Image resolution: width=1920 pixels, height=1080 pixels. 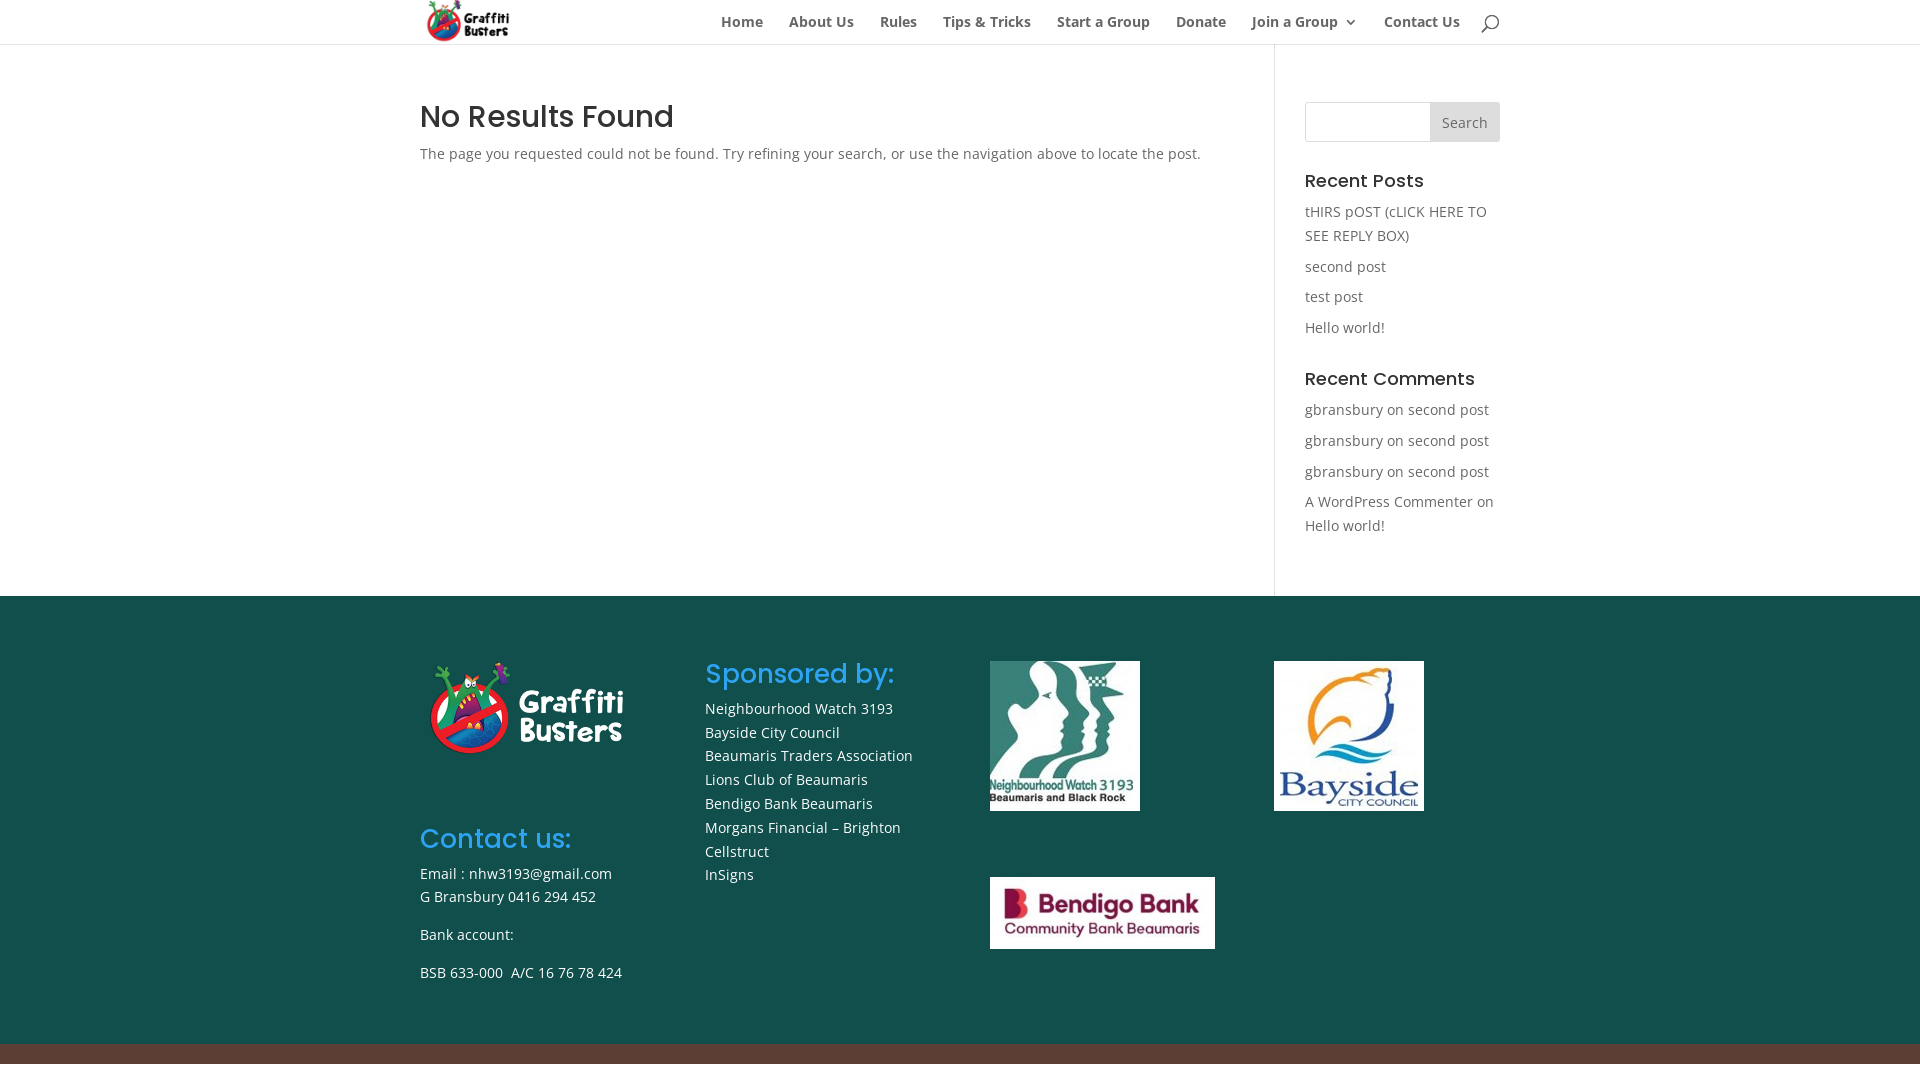 What do you see at coordinates (821, 29) in the screenshot?
I see `'About Us'` at bounding box center [821, 29].